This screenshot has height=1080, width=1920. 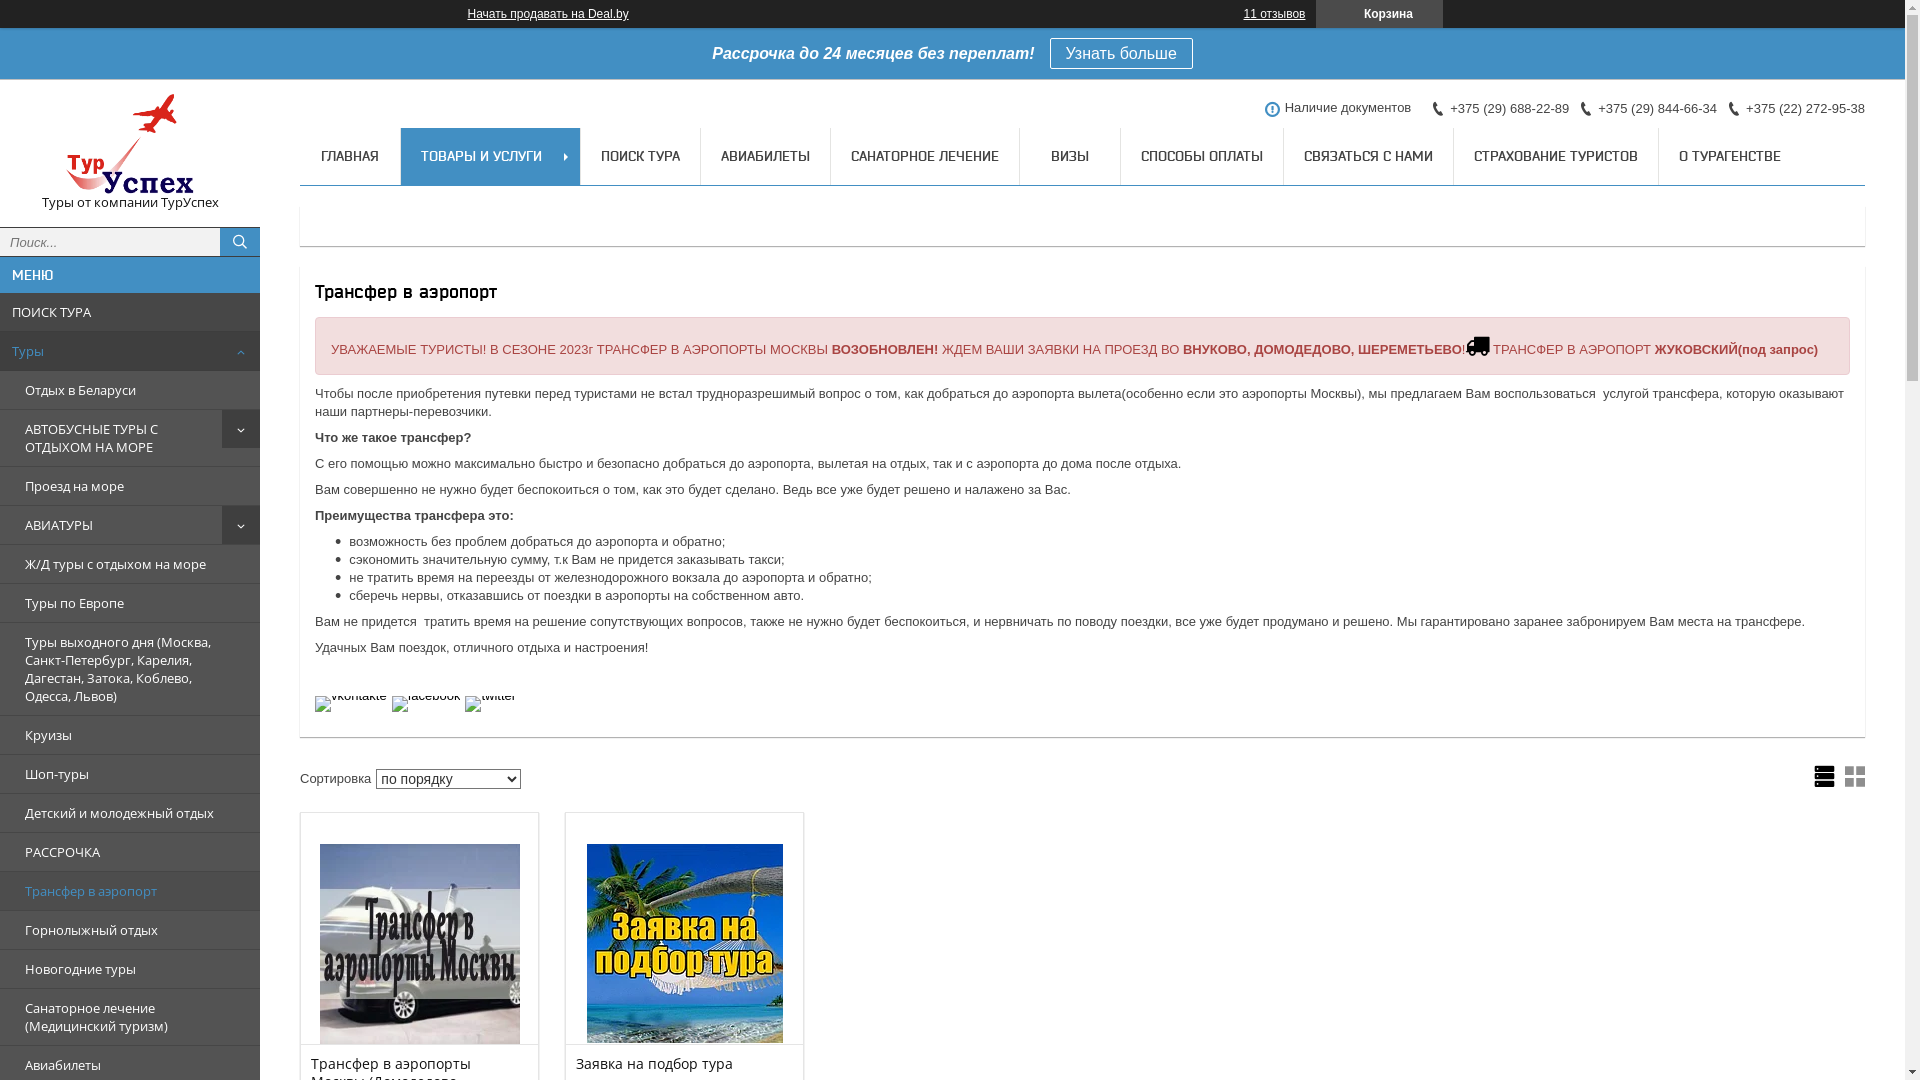 I want to click on 'twitter', so click(x=464, y=694).